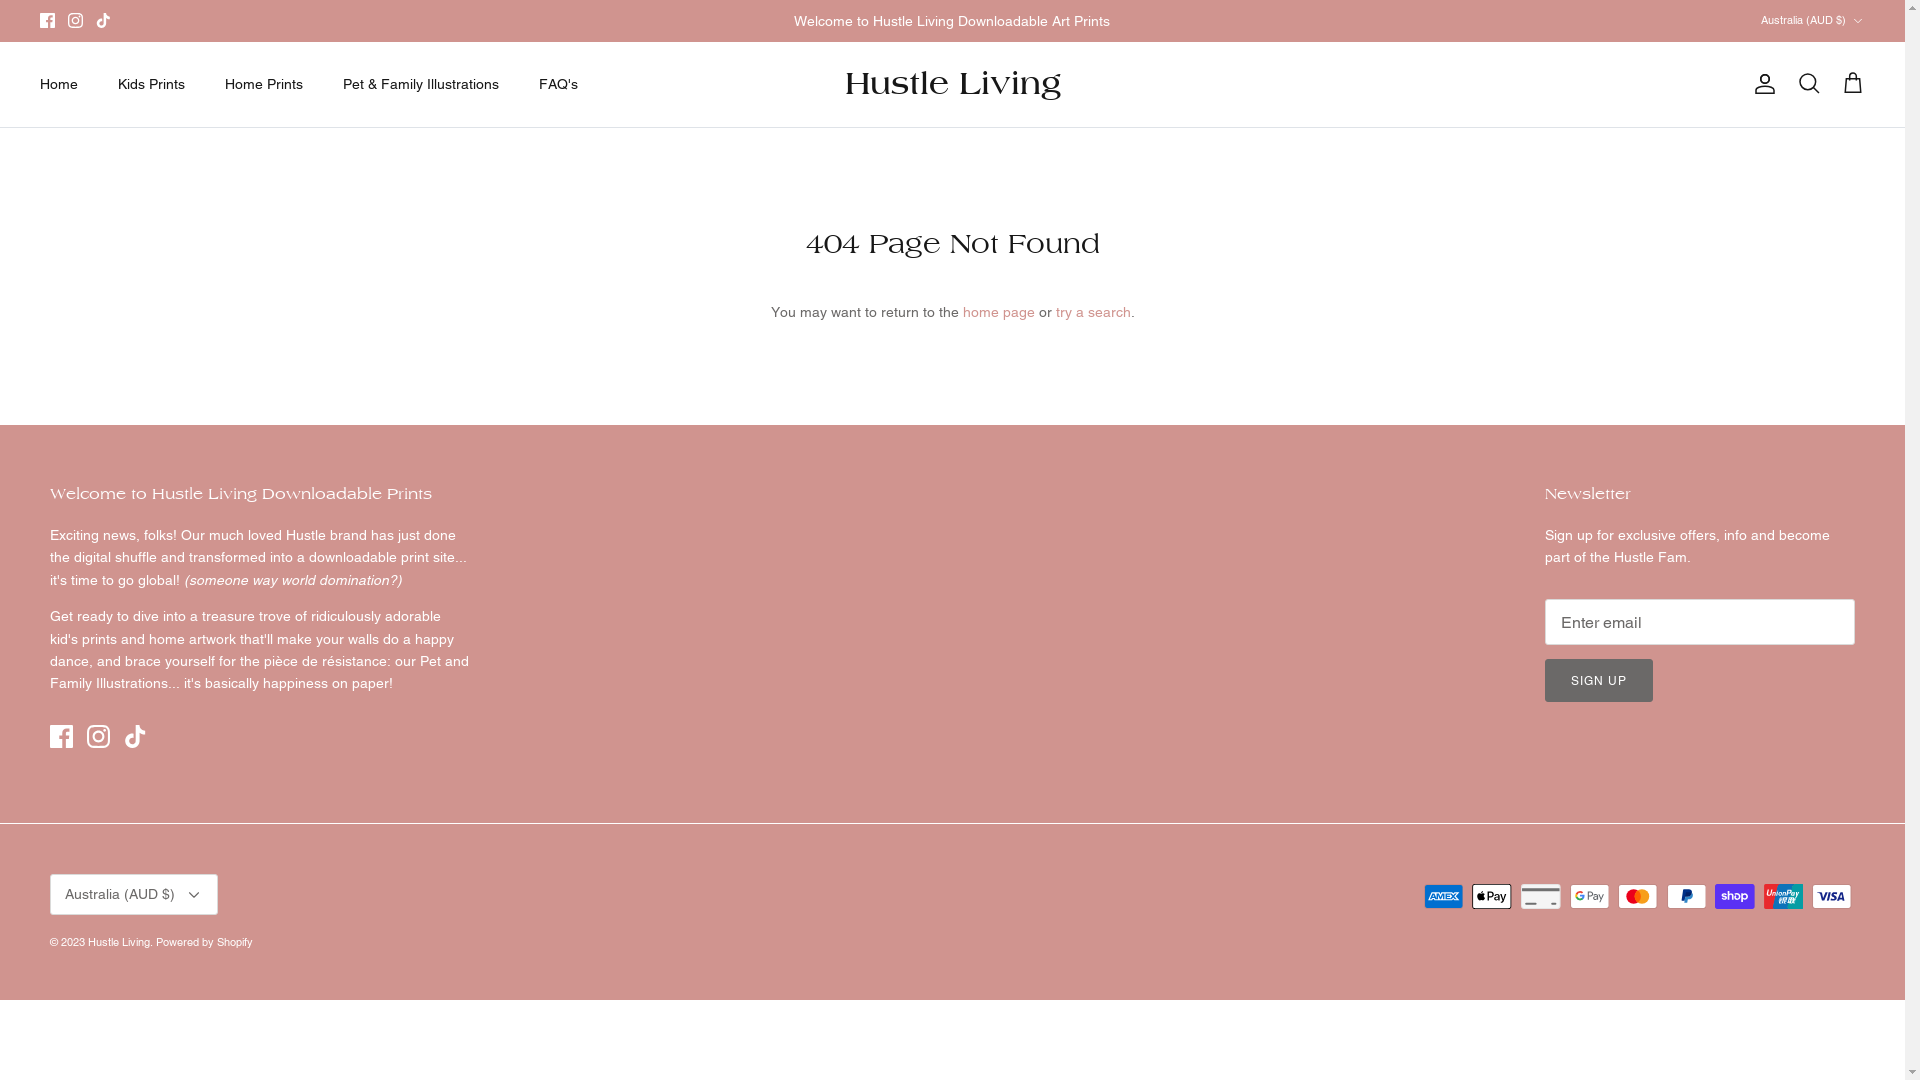  What do you see at coordinates (558, 83) in the screenshot?
I see `'FAQ's'` at bounding box center [558, 83].